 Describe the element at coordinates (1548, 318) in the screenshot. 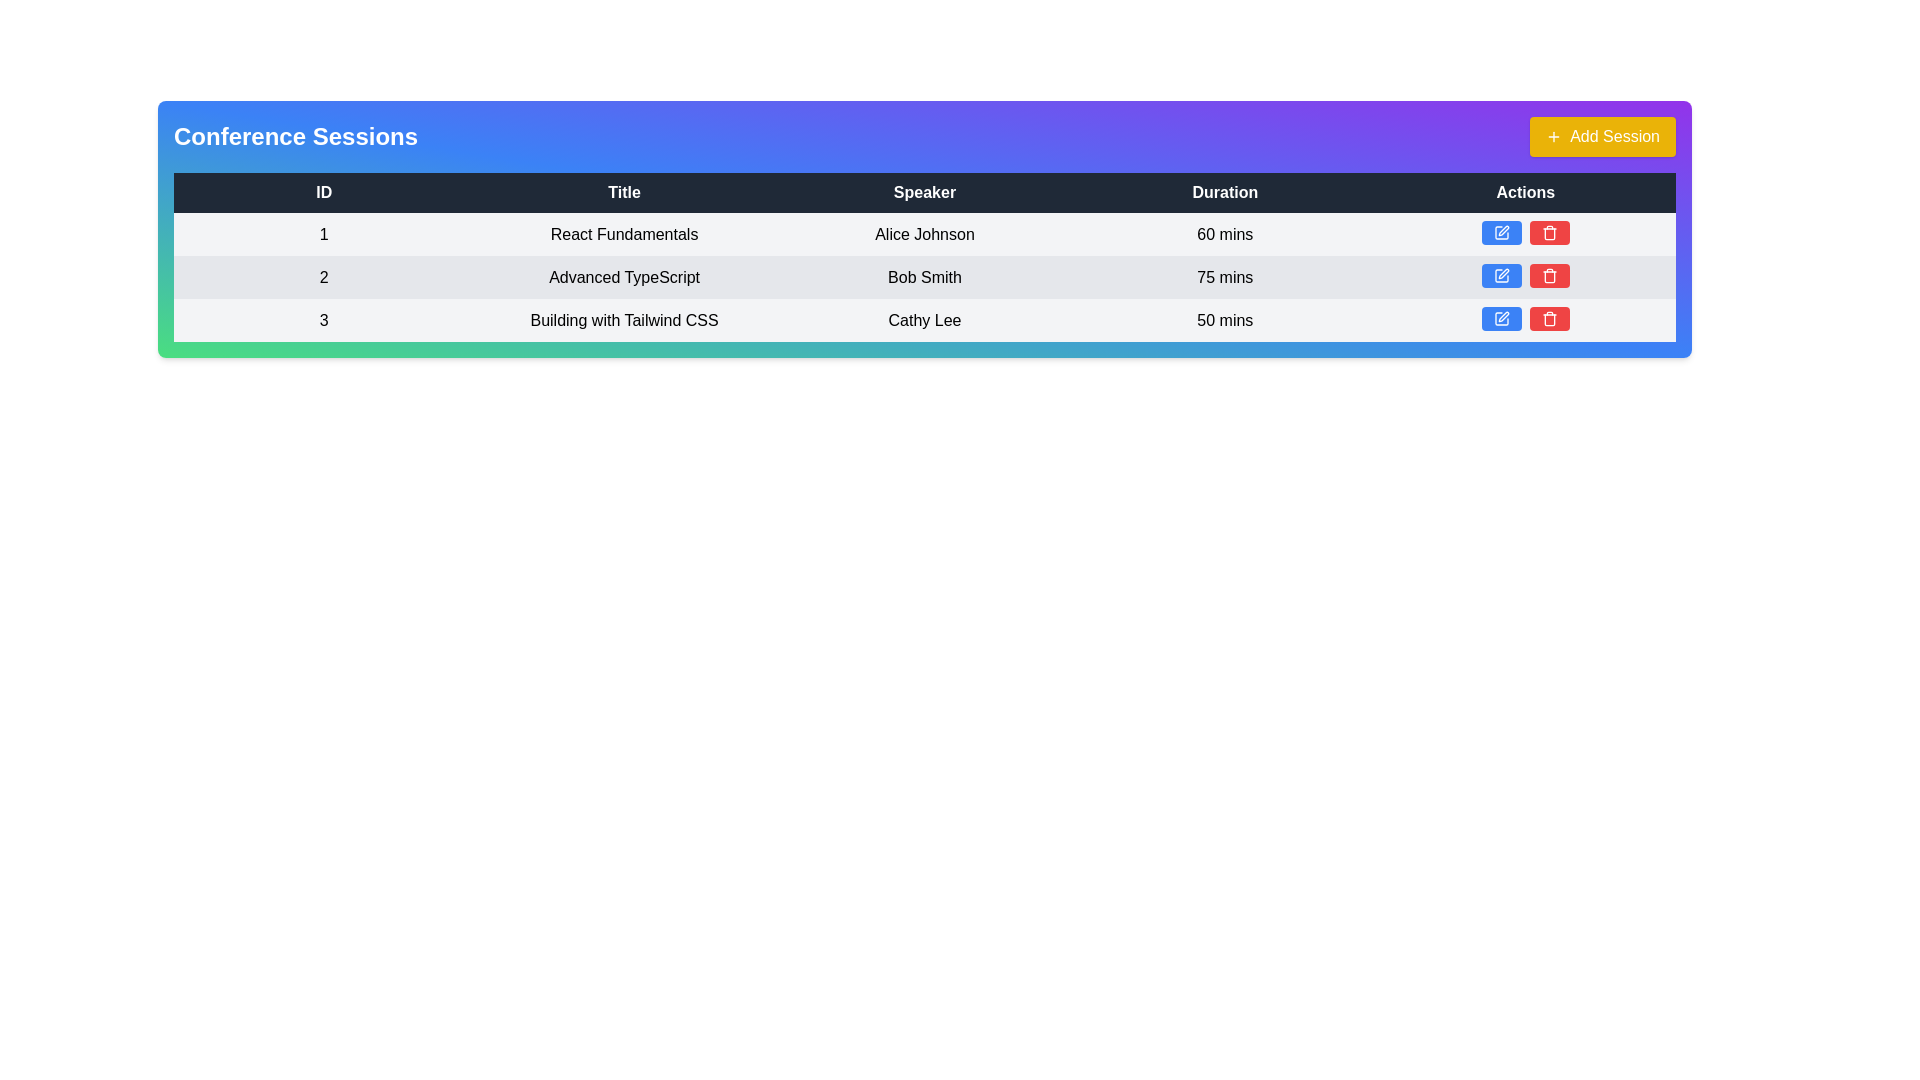

I see `the delete button with a trash bin icon located in the last column of the actions section of the third row under 'Conference Sessions' to observe the hover effects` at that location.